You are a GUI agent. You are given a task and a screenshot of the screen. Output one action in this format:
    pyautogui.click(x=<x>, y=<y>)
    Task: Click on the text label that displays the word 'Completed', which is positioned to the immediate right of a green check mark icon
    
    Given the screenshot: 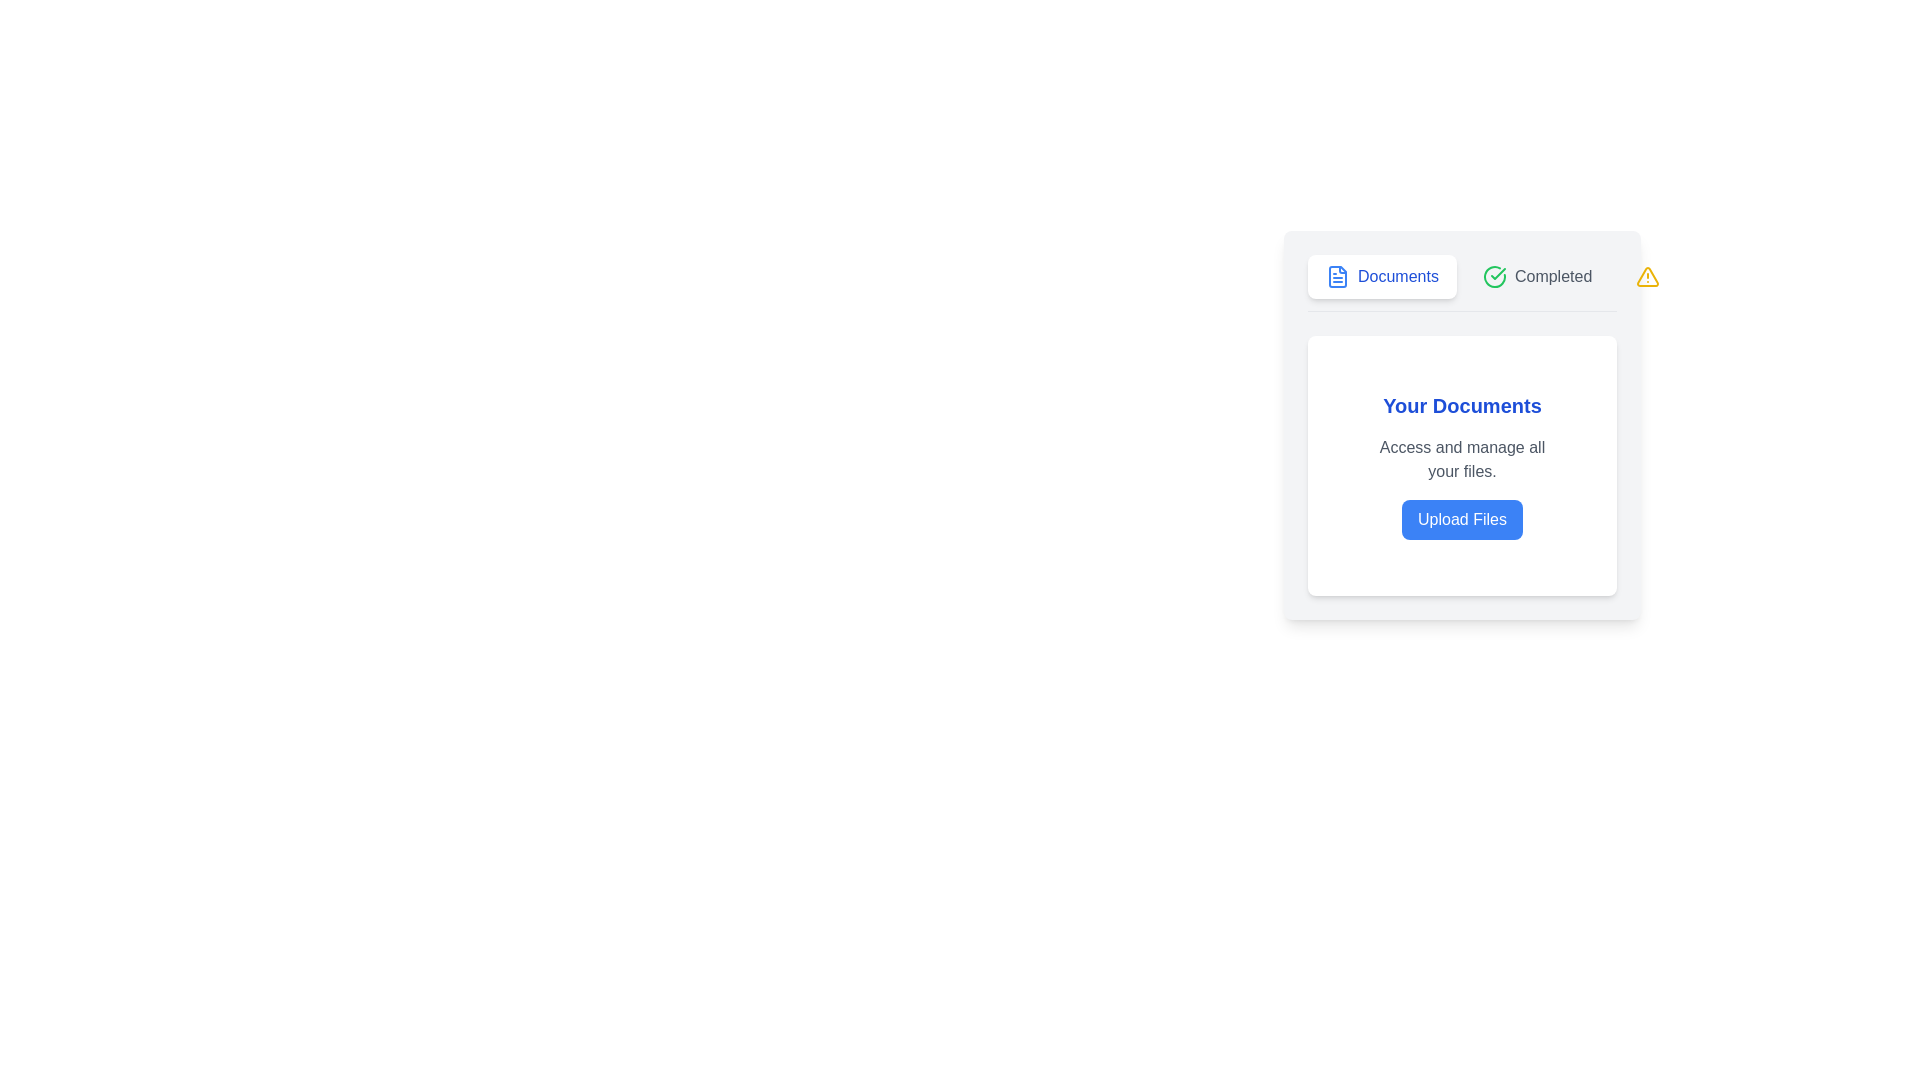 What is the action you would take?
    pyautogui.click(x=1552, y=277)
    